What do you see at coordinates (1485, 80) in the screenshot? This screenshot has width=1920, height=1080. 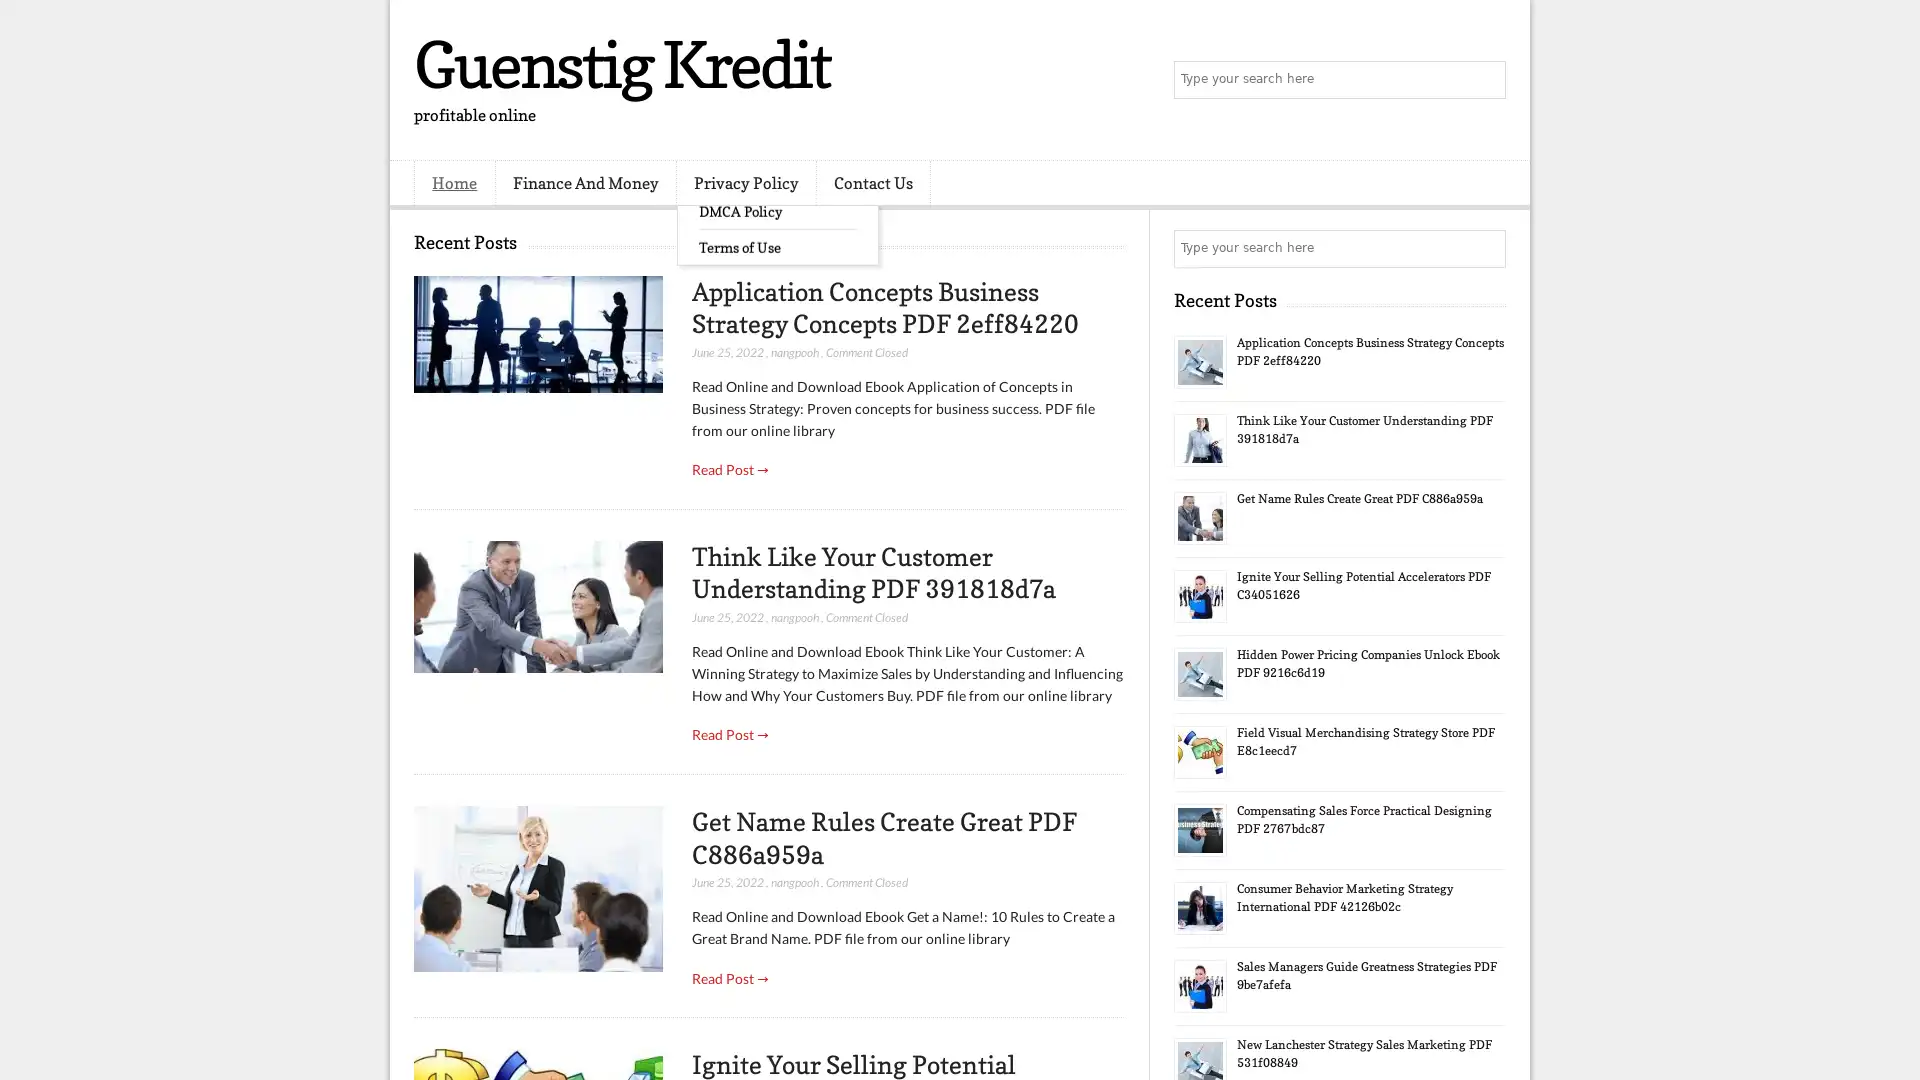 I see `Search` at bounding box center [1485, 80].